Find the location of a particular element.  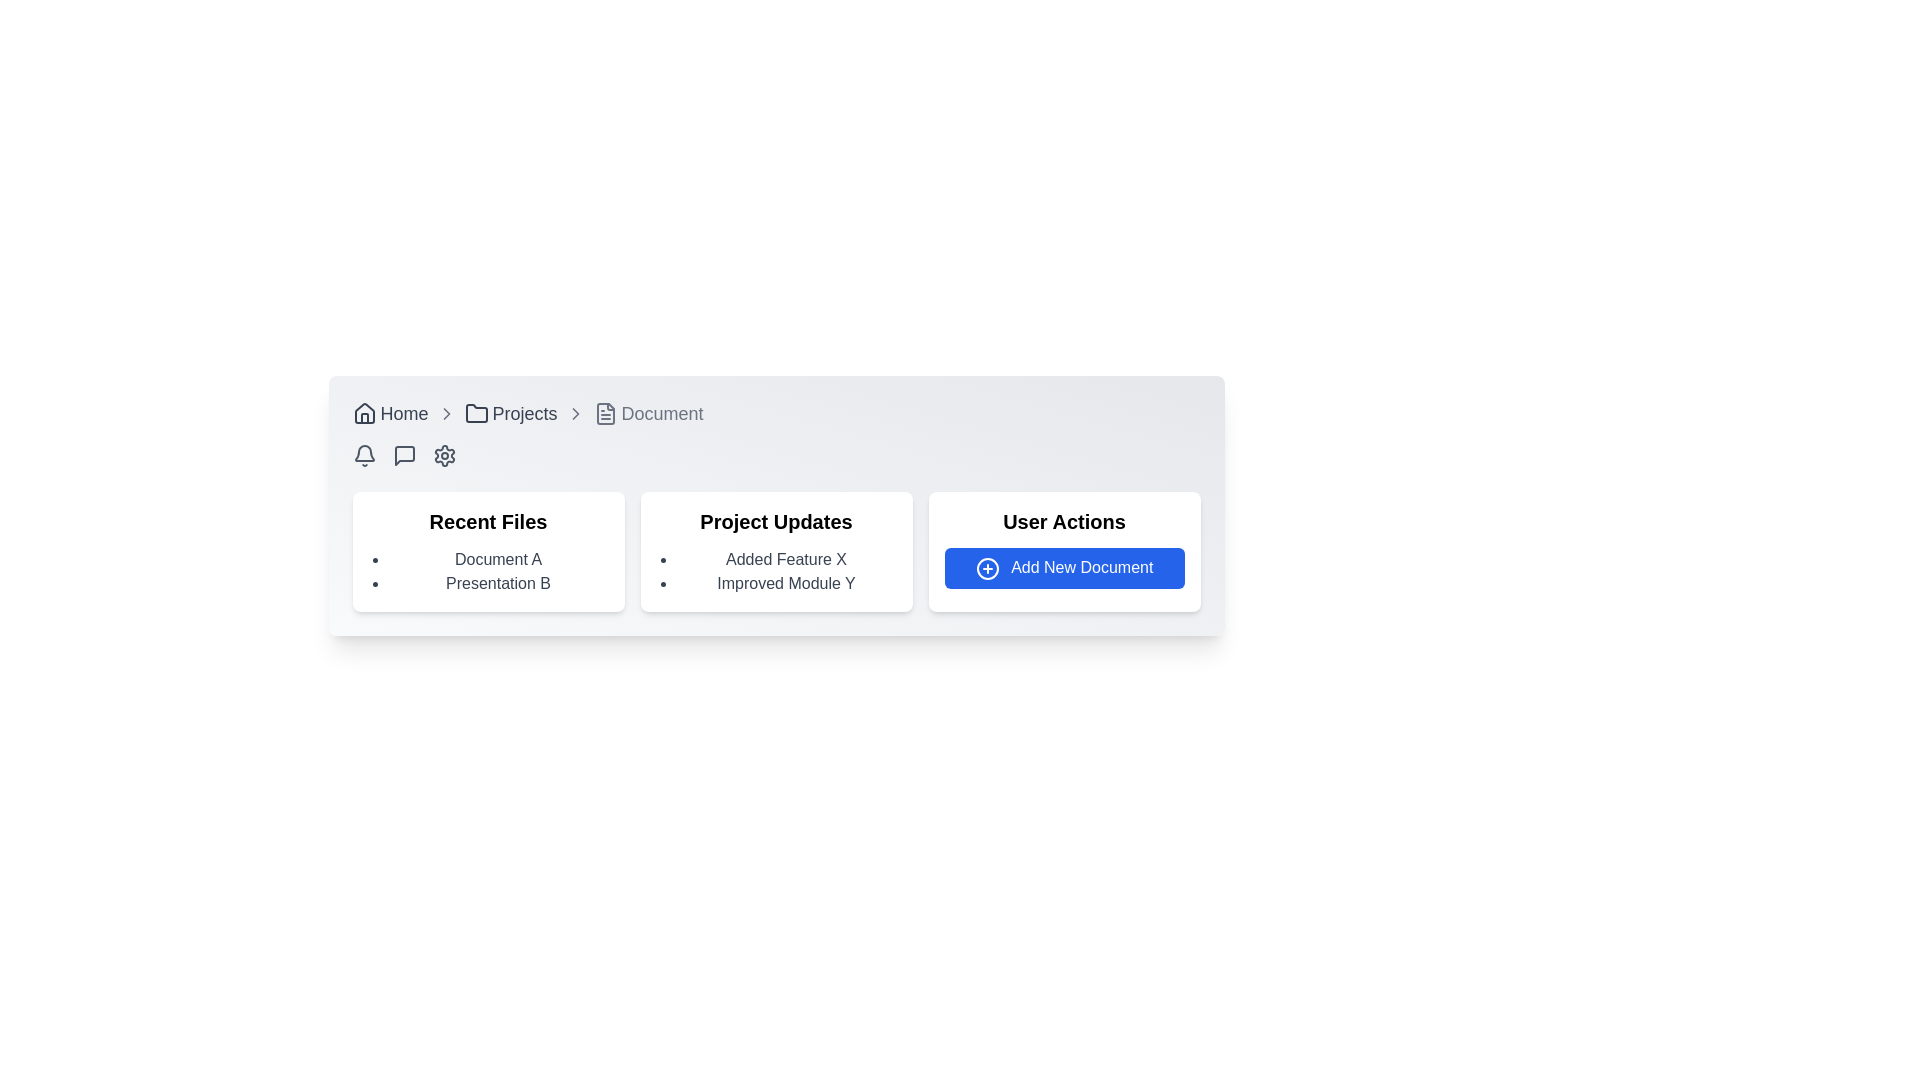

the gear-shaped icon button in the navigation bar is located at coordinates (443, 455).